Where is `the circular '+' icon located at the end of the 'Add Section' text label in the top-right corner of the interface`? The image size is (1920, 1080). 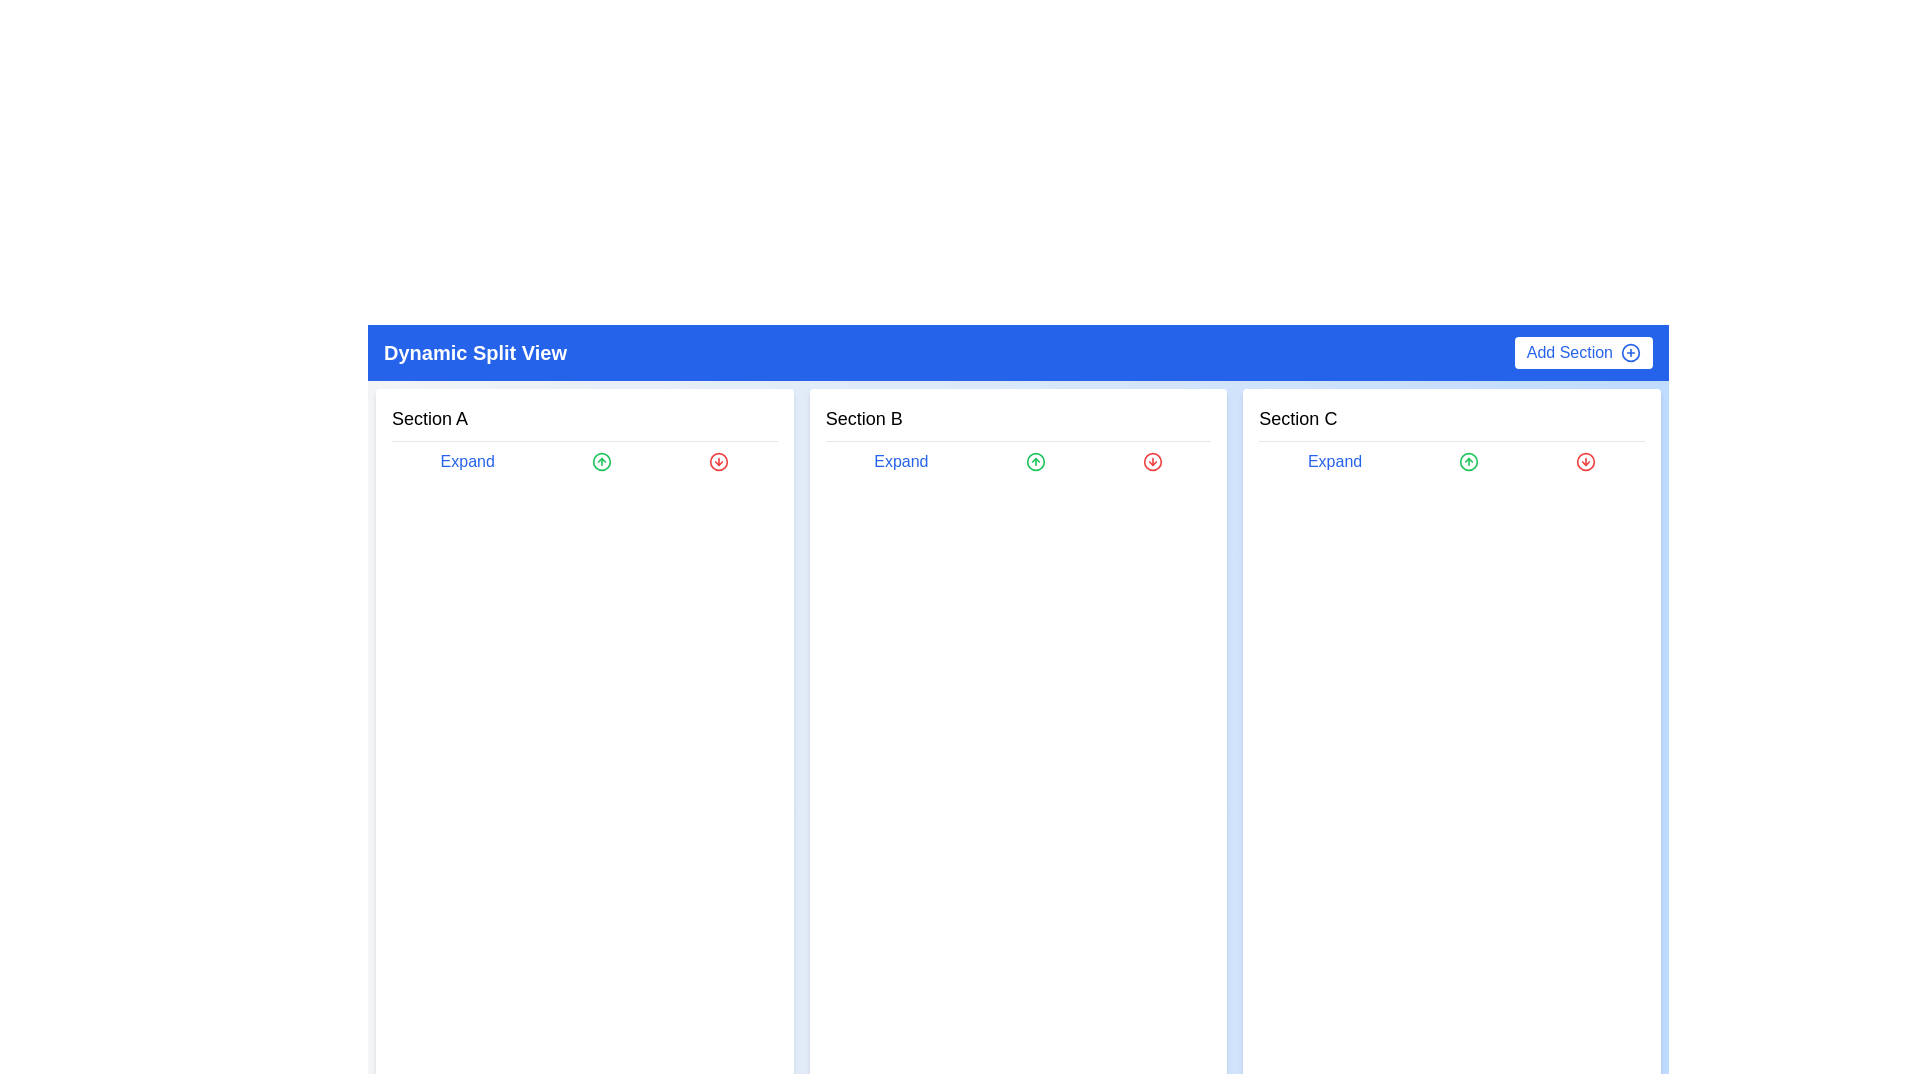
the circular '+' icon located at the end of the 'Add Section' text label in the top-right corner of the interface is located at coordinates (1631, 352).